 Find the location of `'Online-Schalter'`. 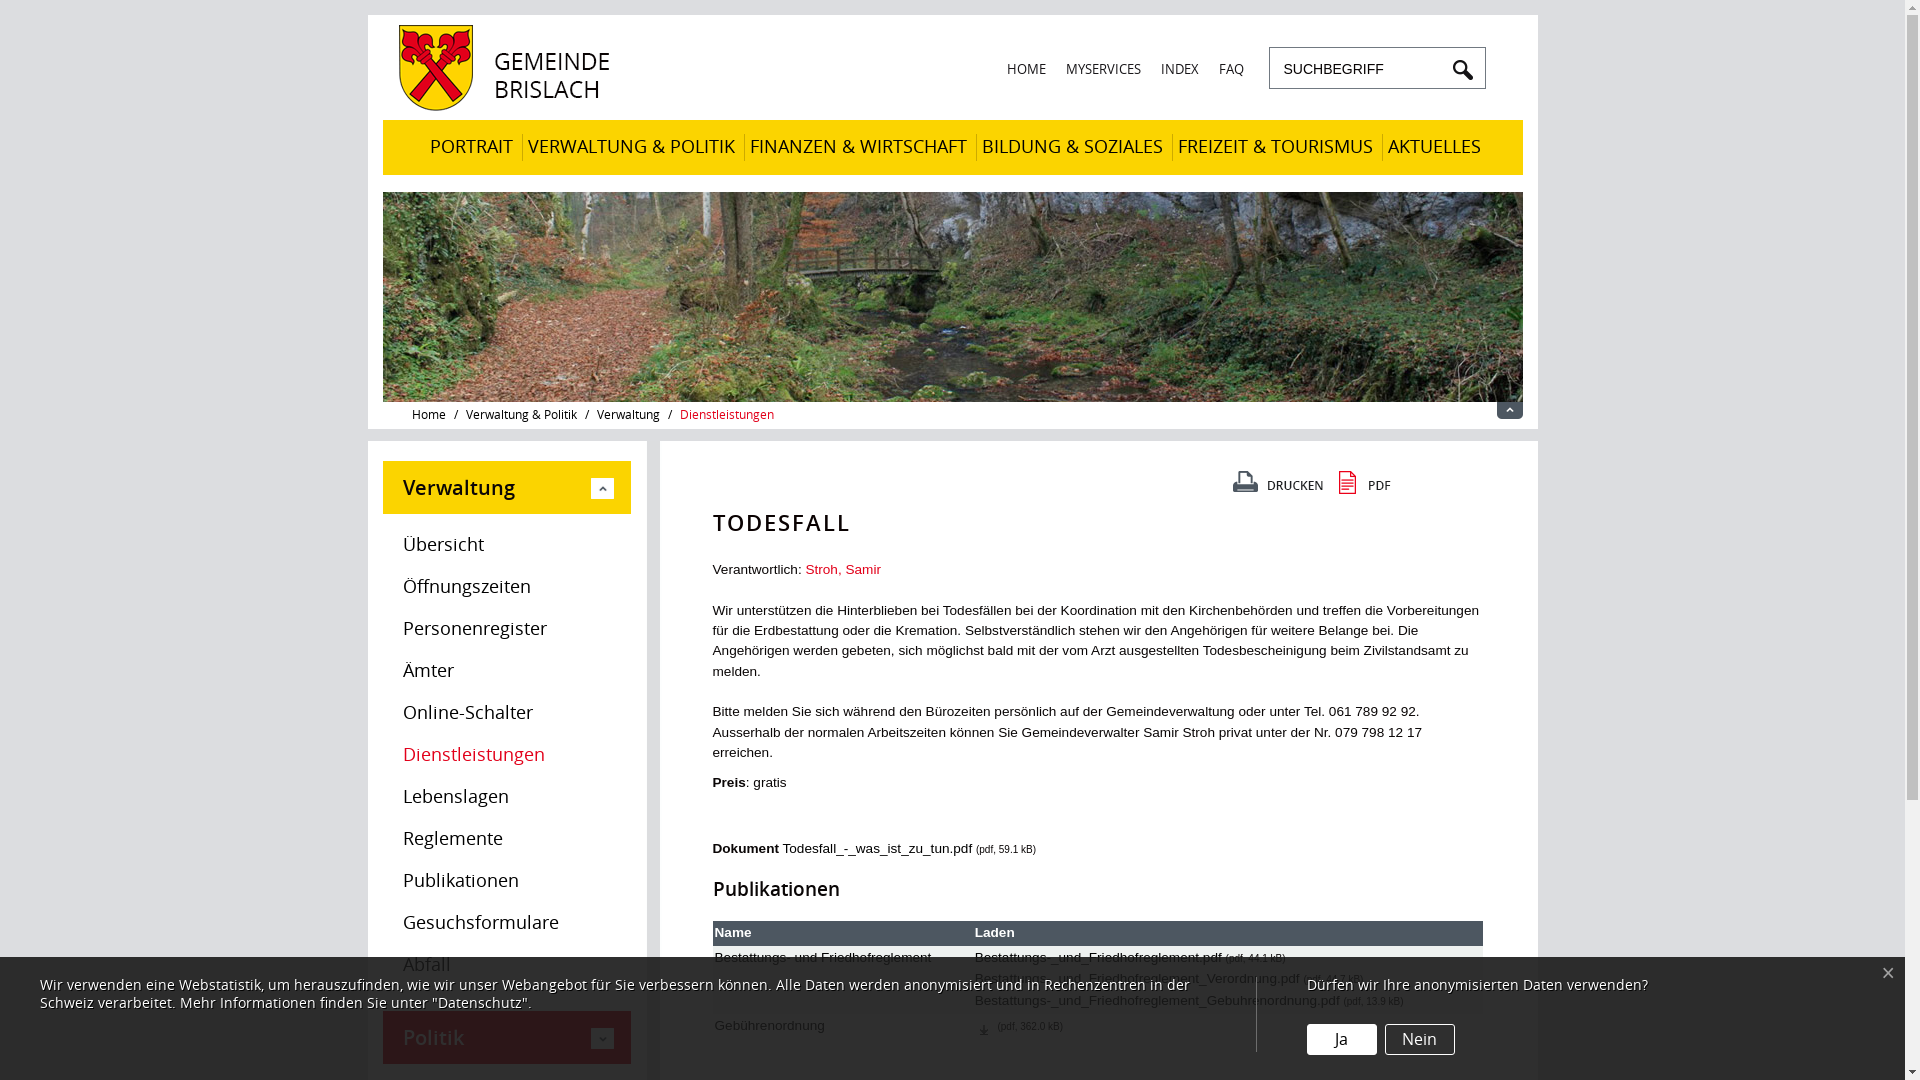

'Online-Schalter' is located at coordinates (505, 712).